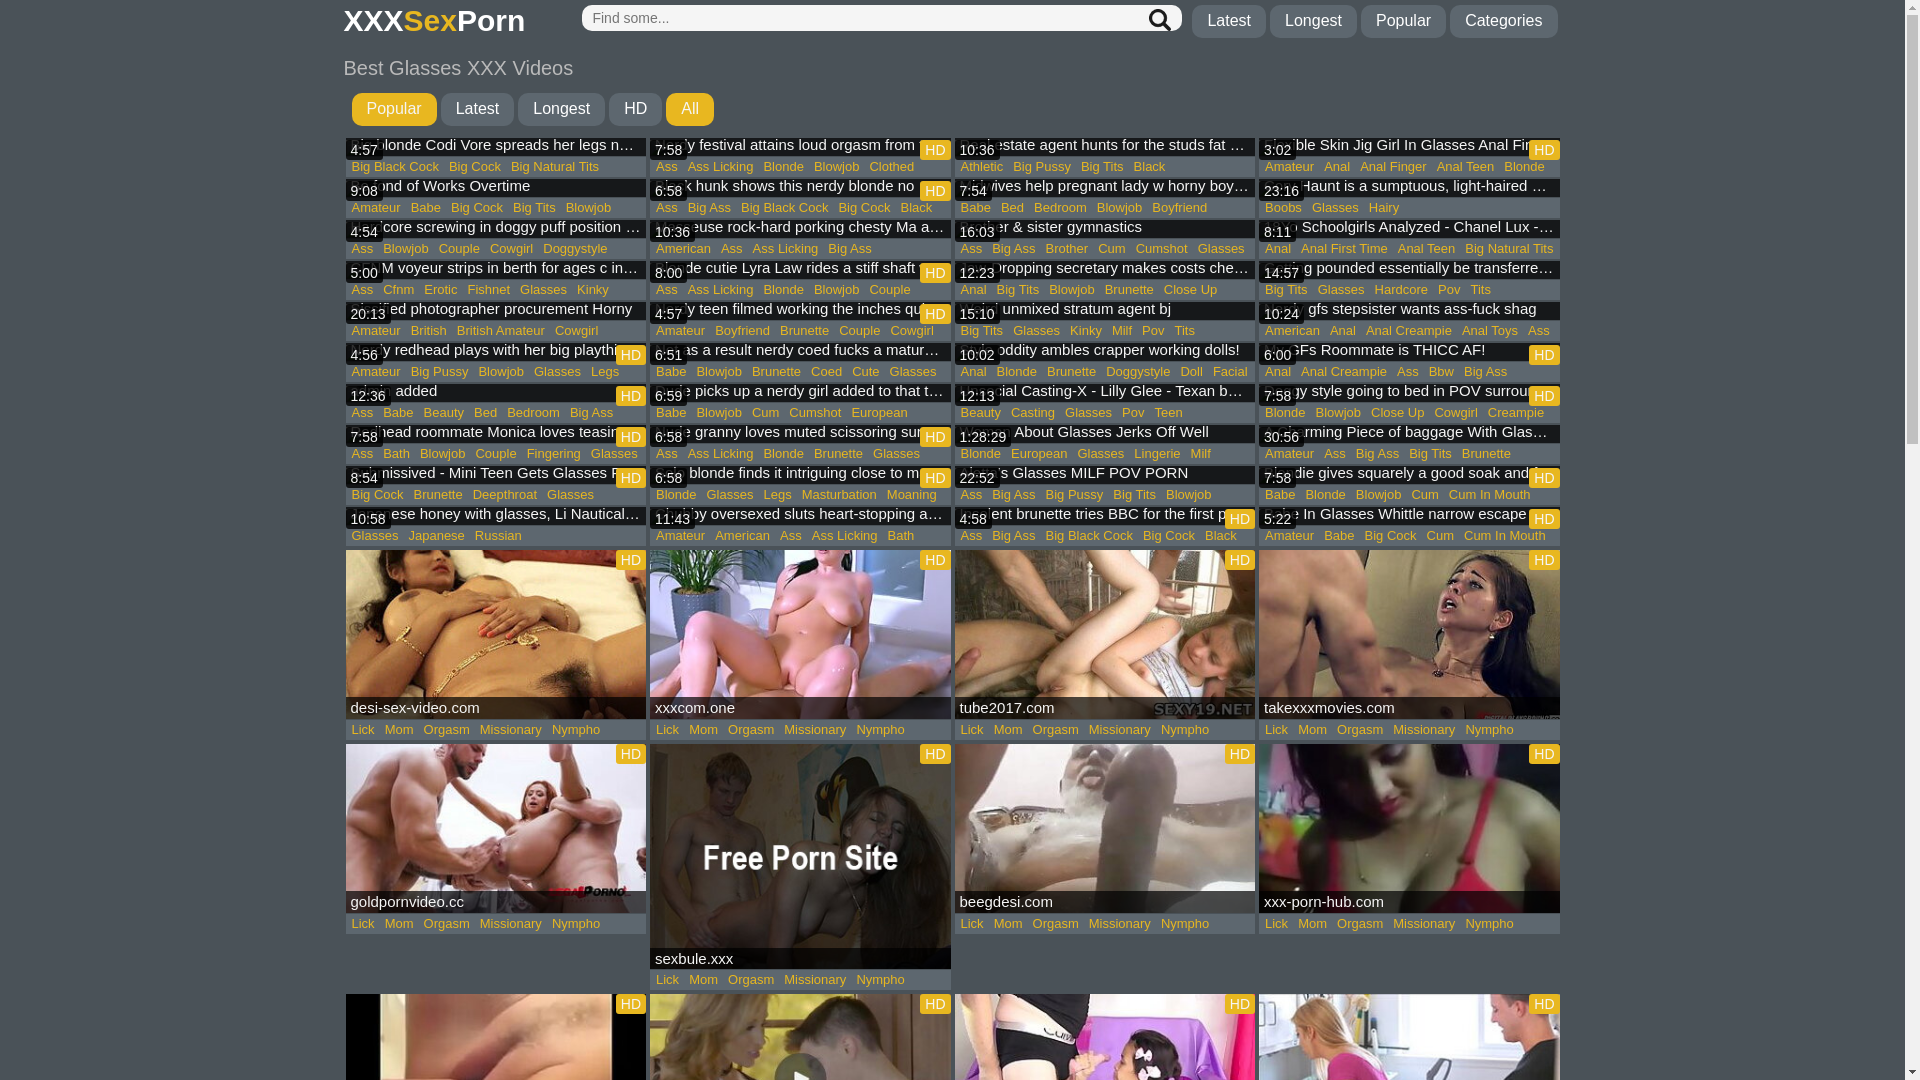 The width and height of the screenshot is (1920, 1080). What do you see at coordinates (1012, 208) in the screenshot?
I see `'Bed'` at bounding box center [1012, 208].